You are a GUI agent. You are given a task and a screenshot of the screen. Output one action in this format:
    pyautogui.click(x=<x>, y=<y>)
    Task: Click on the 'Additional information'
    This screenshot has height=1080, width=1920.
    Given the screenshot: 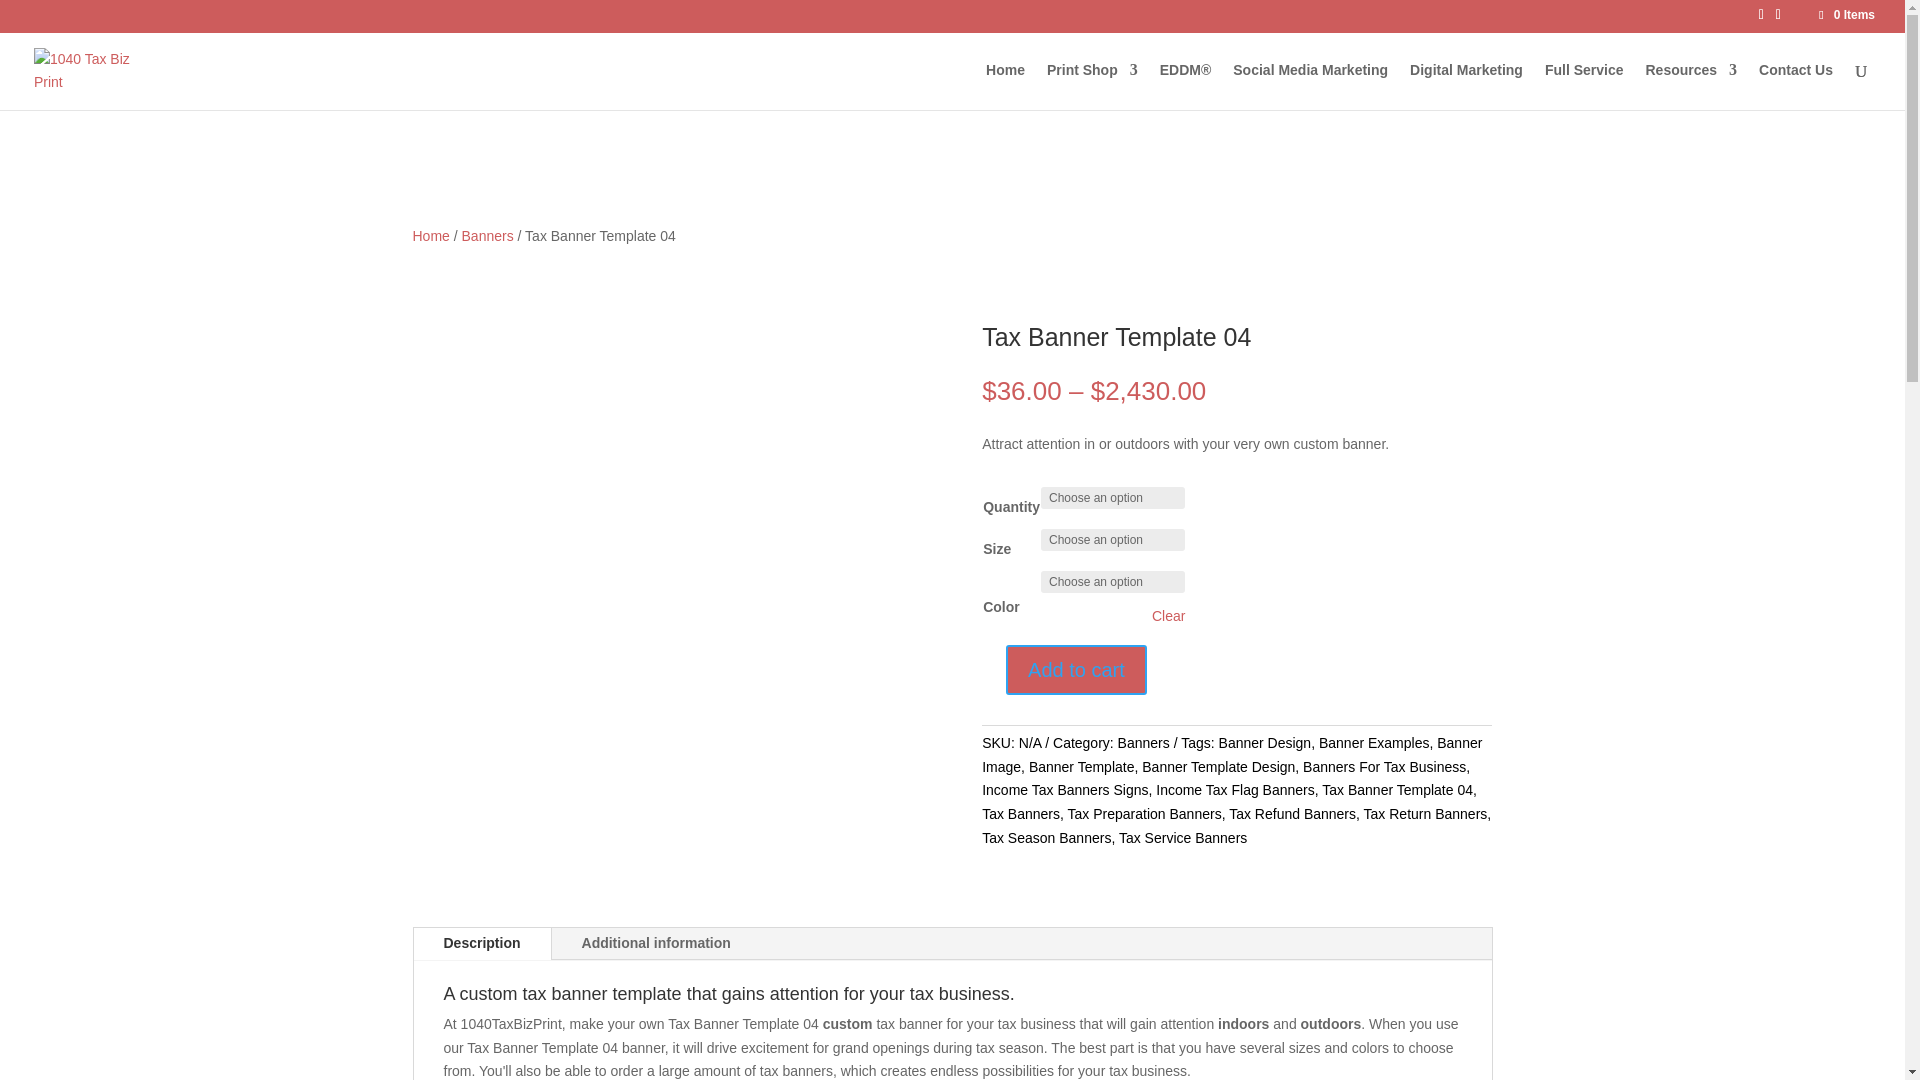 What is the action you would take?
    pyautogui.click(x=656, y=944)
    